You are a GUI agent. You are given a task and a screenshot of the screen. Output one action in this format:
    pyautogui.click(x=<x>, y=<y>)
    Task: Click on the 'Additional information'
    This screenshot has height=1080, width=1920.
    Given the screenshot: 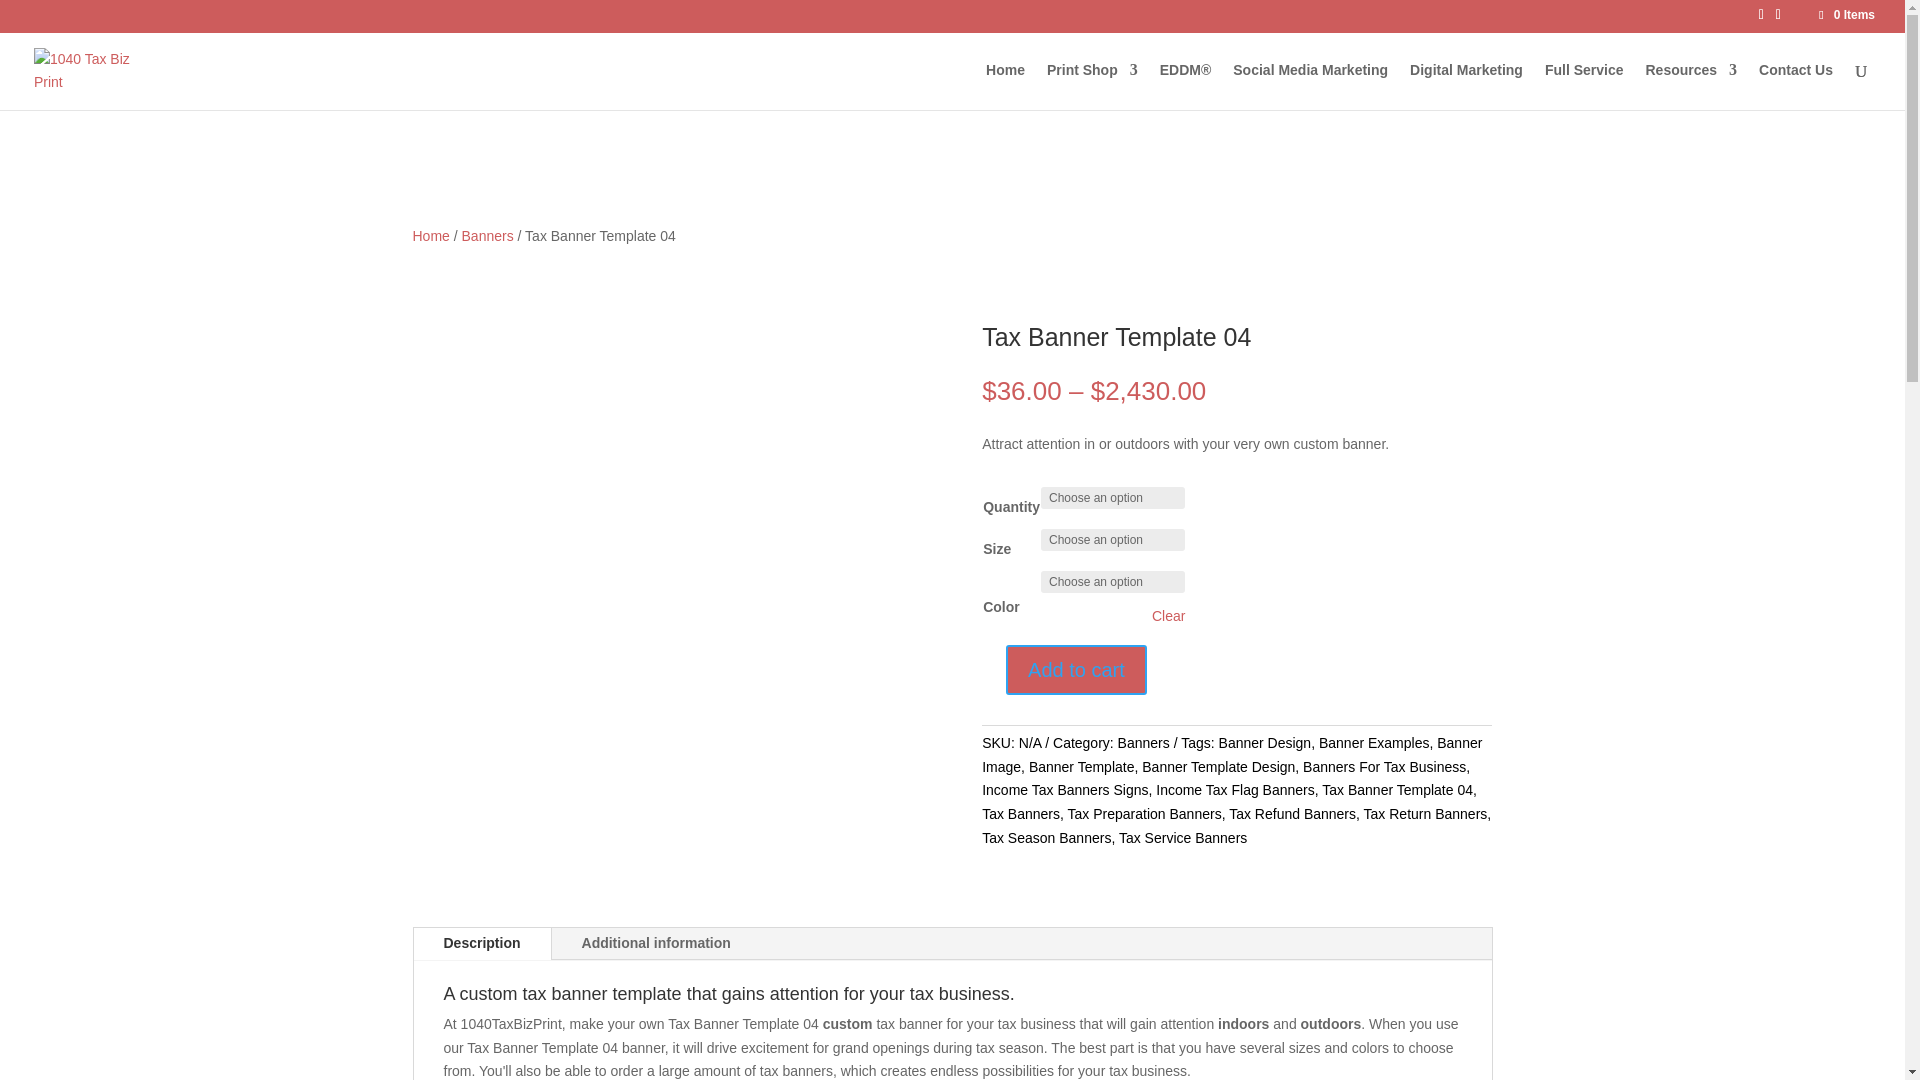 What is the action you would take?
    pyautogui.click(x=656, y=944)
    